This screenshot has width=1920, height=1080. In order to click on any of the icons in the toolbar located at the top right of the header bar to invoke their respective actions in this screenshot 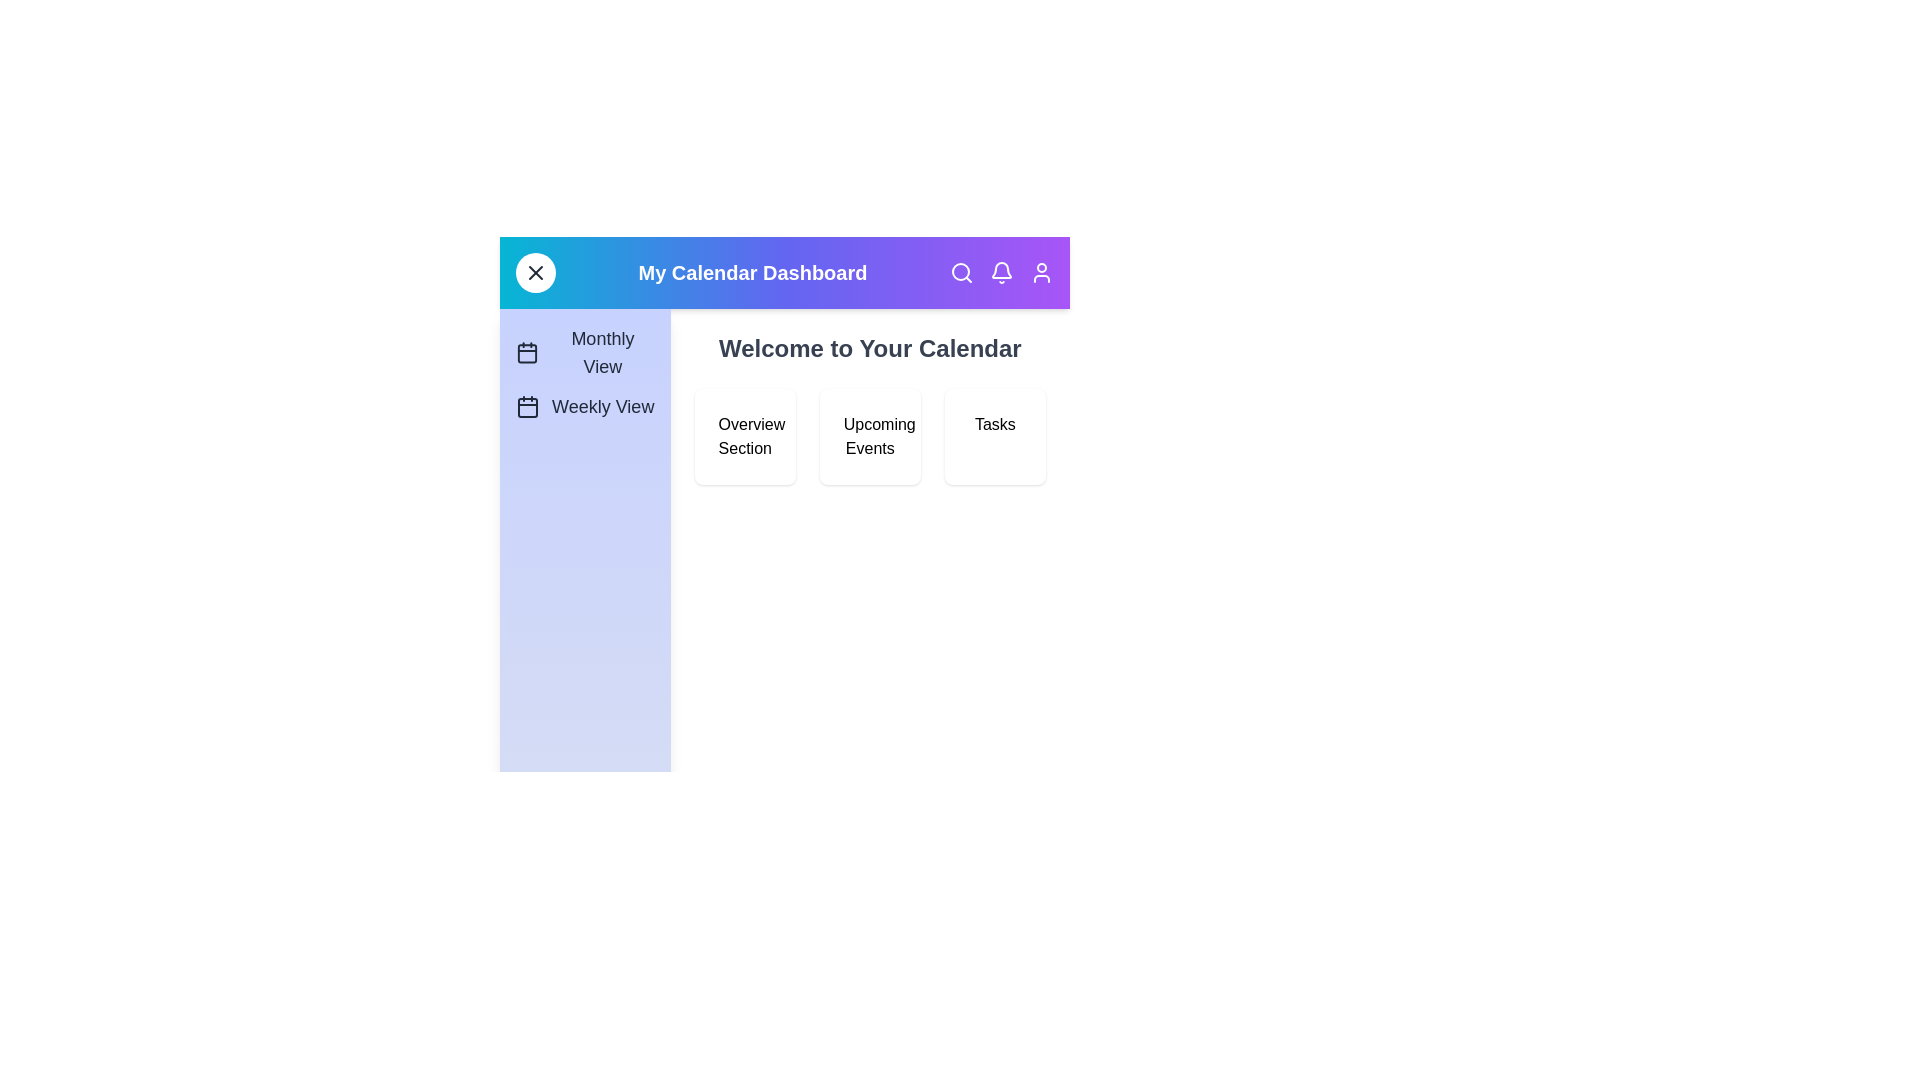, I will do `click(1002, 273)`.